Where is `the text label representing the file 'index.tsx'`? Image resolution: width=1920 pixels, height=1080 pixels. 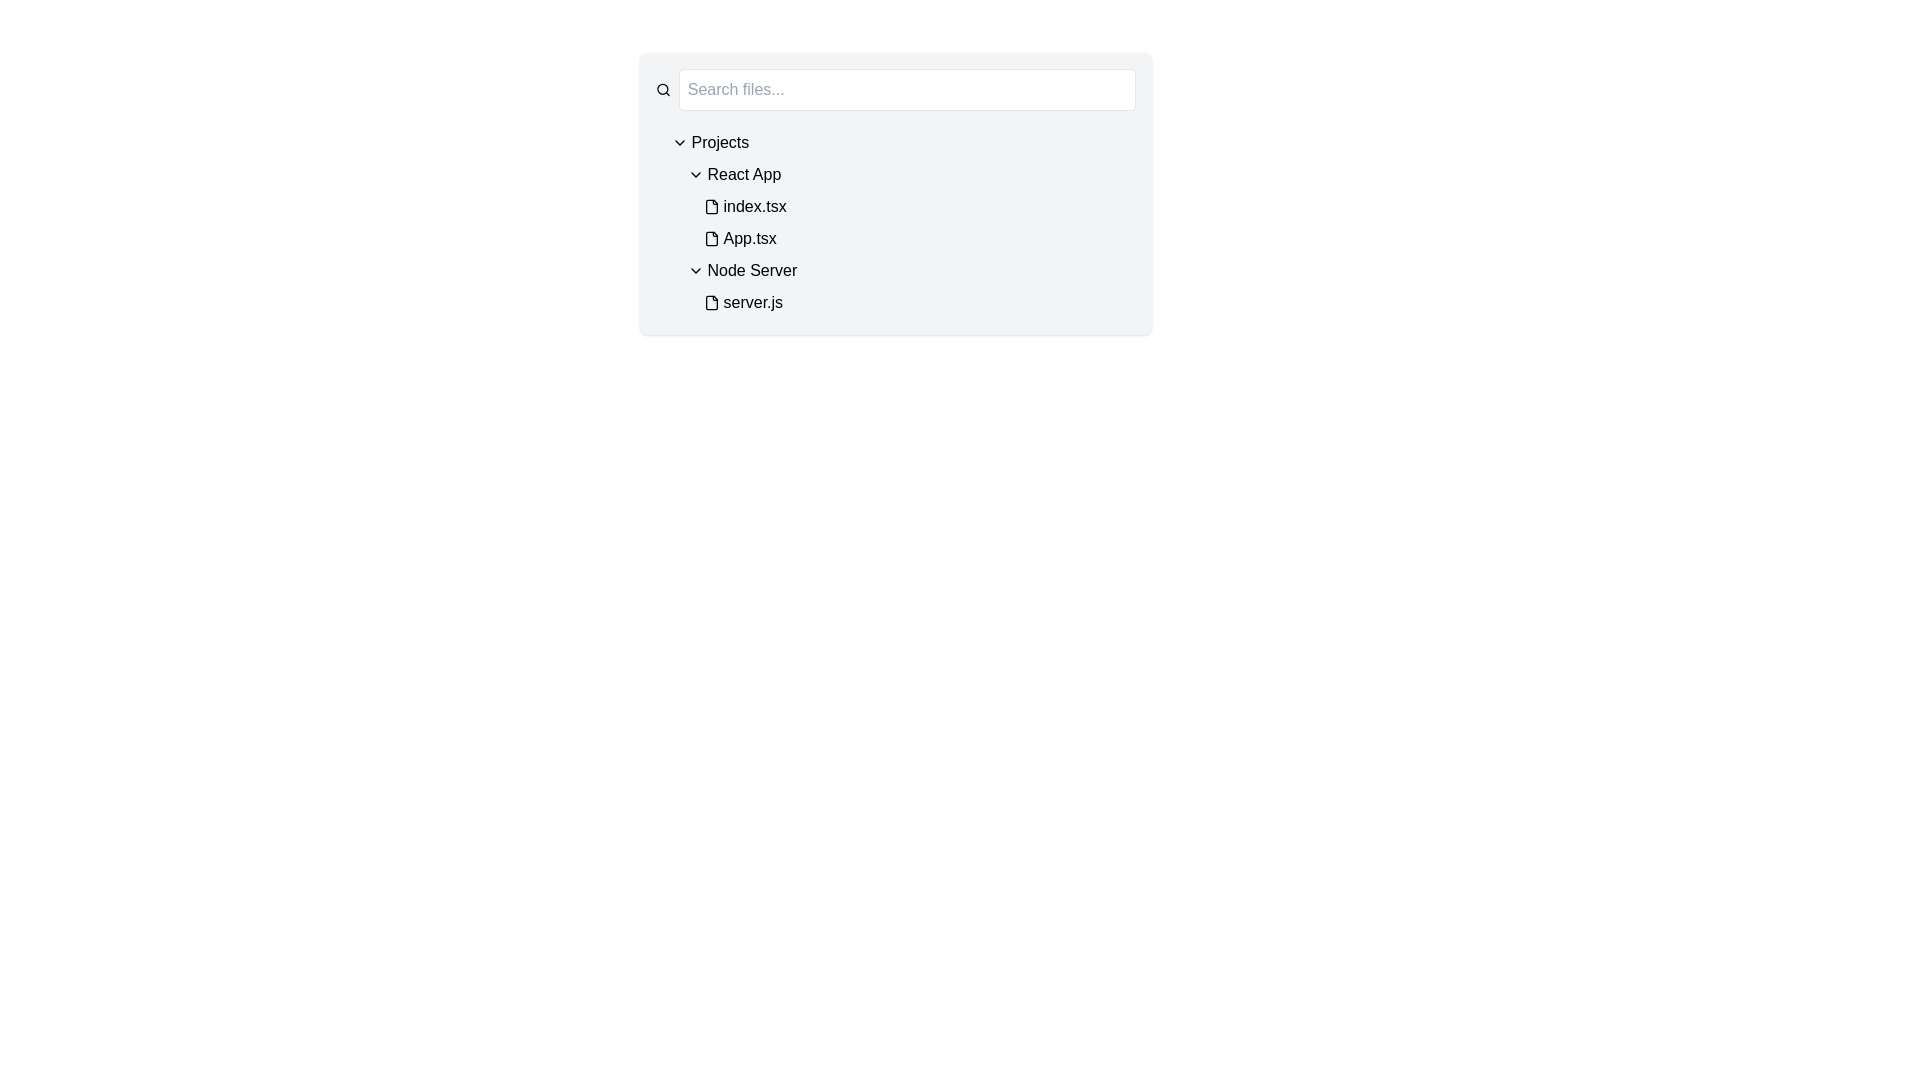
the text label representing the file 'index.tsx' is located at coordinates (754, 207).